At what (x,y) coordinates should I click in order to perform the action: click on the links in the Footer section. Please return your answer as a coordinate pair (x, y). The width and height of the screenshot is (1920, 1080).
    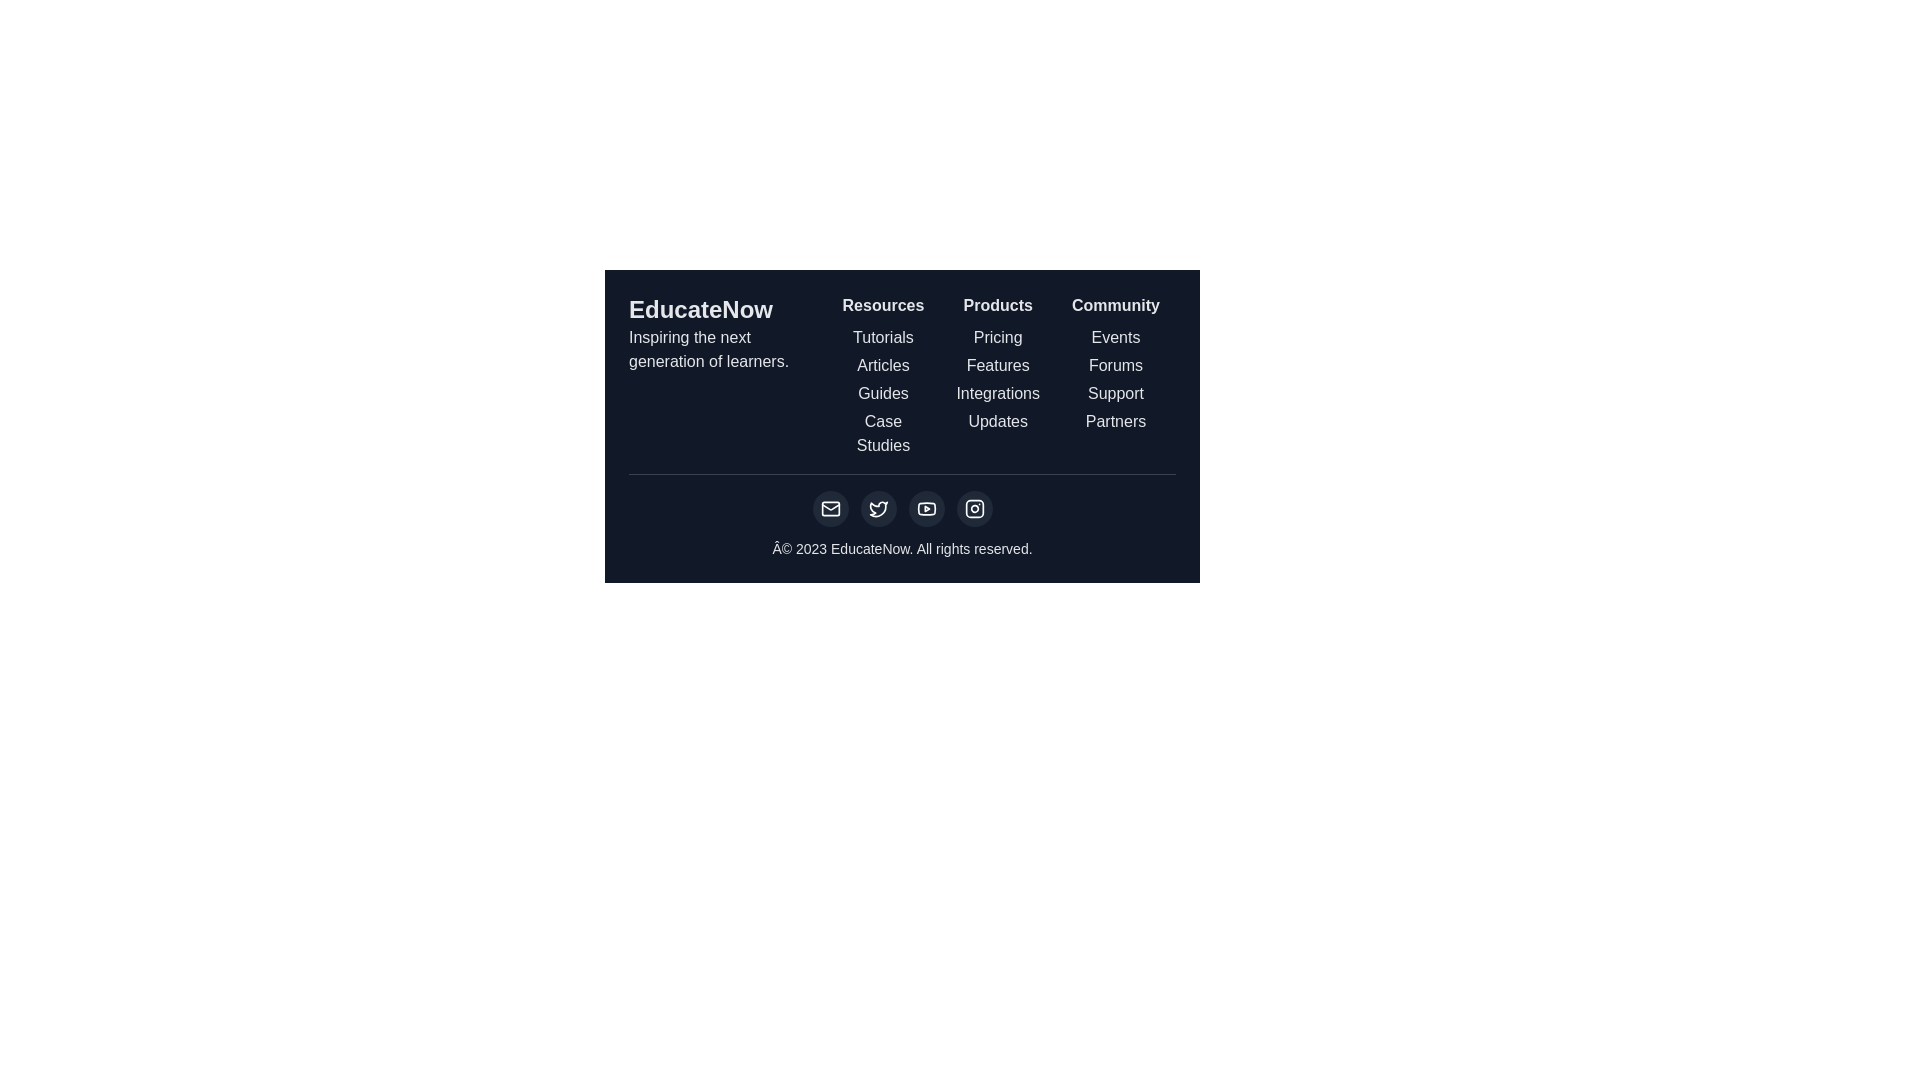
    Looking at the image, I should click on (901, 425).